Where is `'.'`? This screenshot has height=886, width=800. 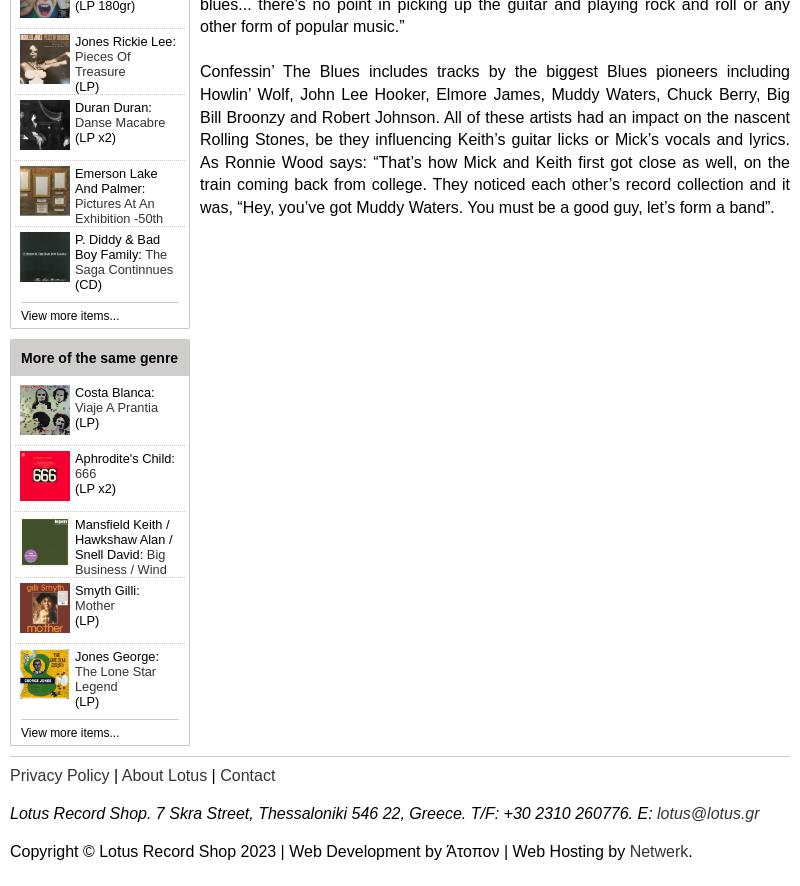 '.' is located at coordinates (690, 850).